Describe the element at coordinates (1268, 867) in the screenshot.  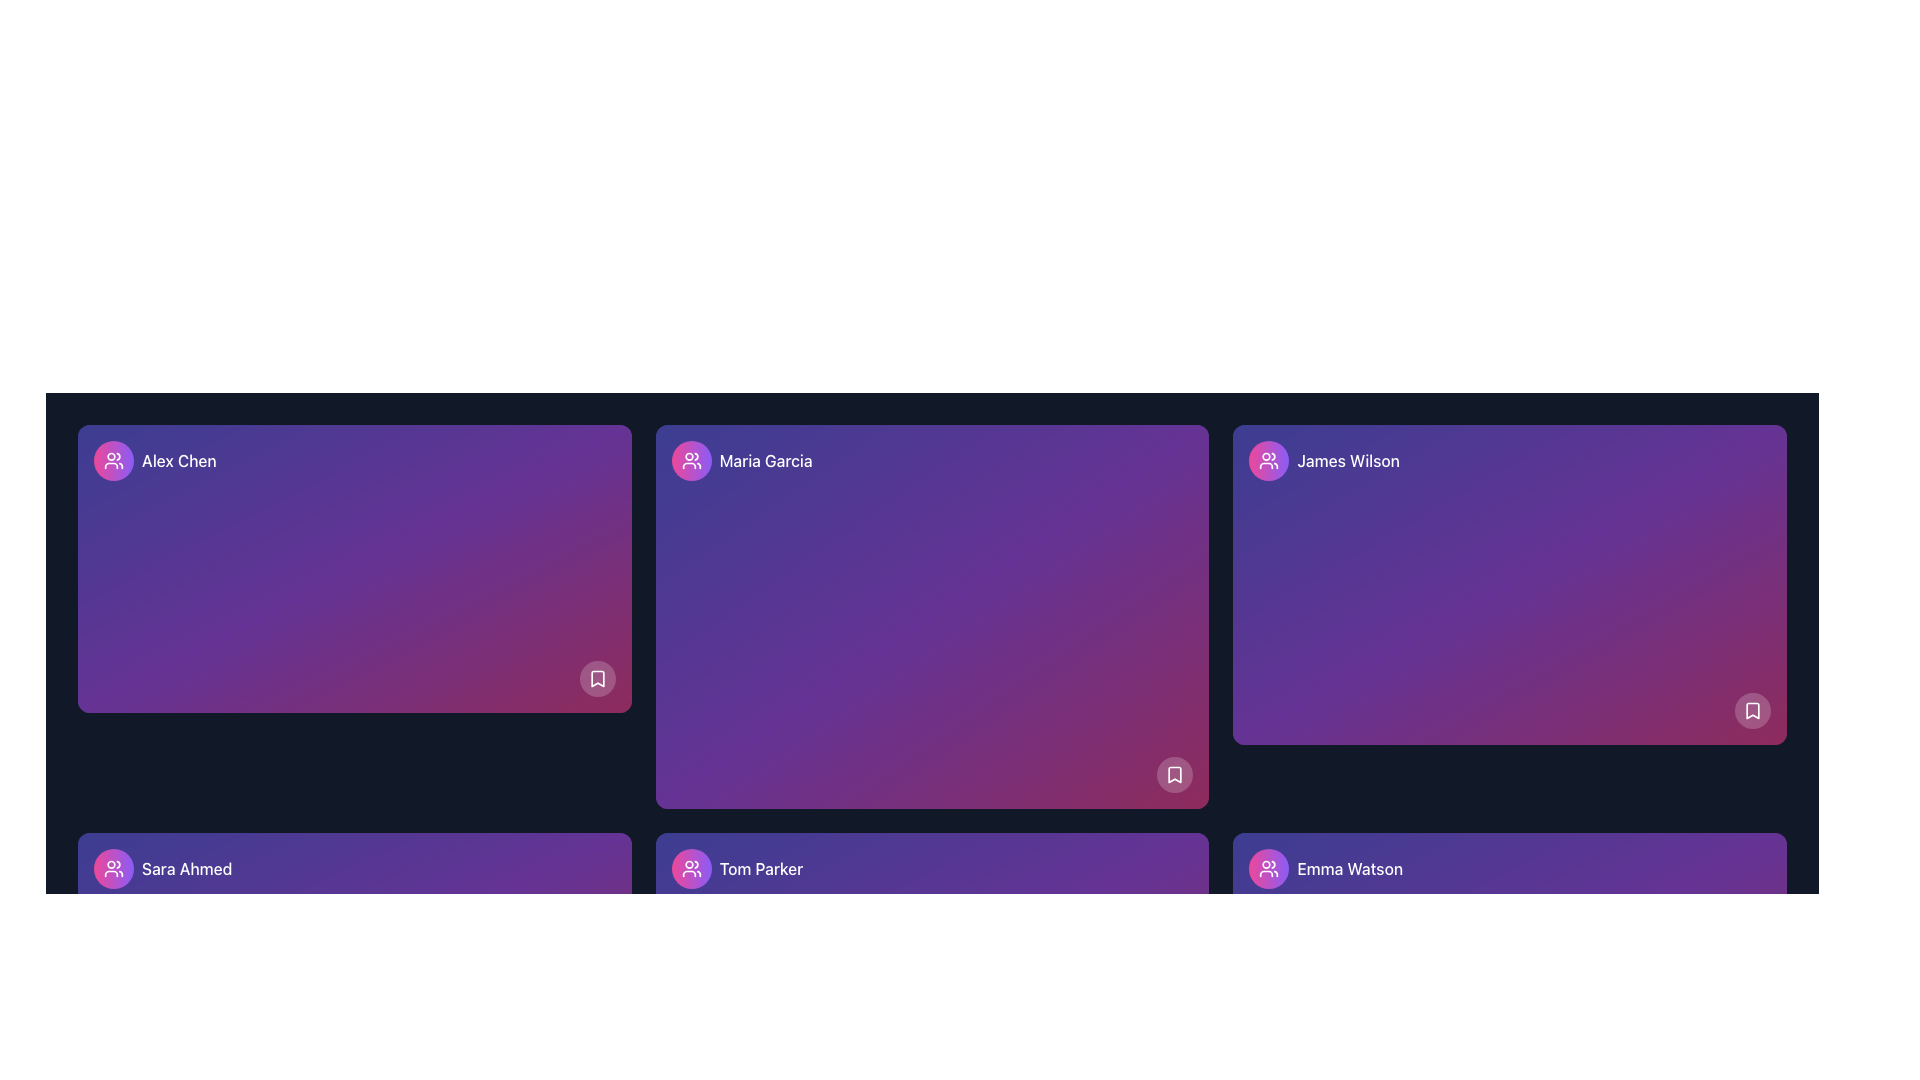
I see `the circular icon representing a group of users, which features stylized line art of two human figures within a circular boundary against a gradient background transitioning from pink to violet` at that location.